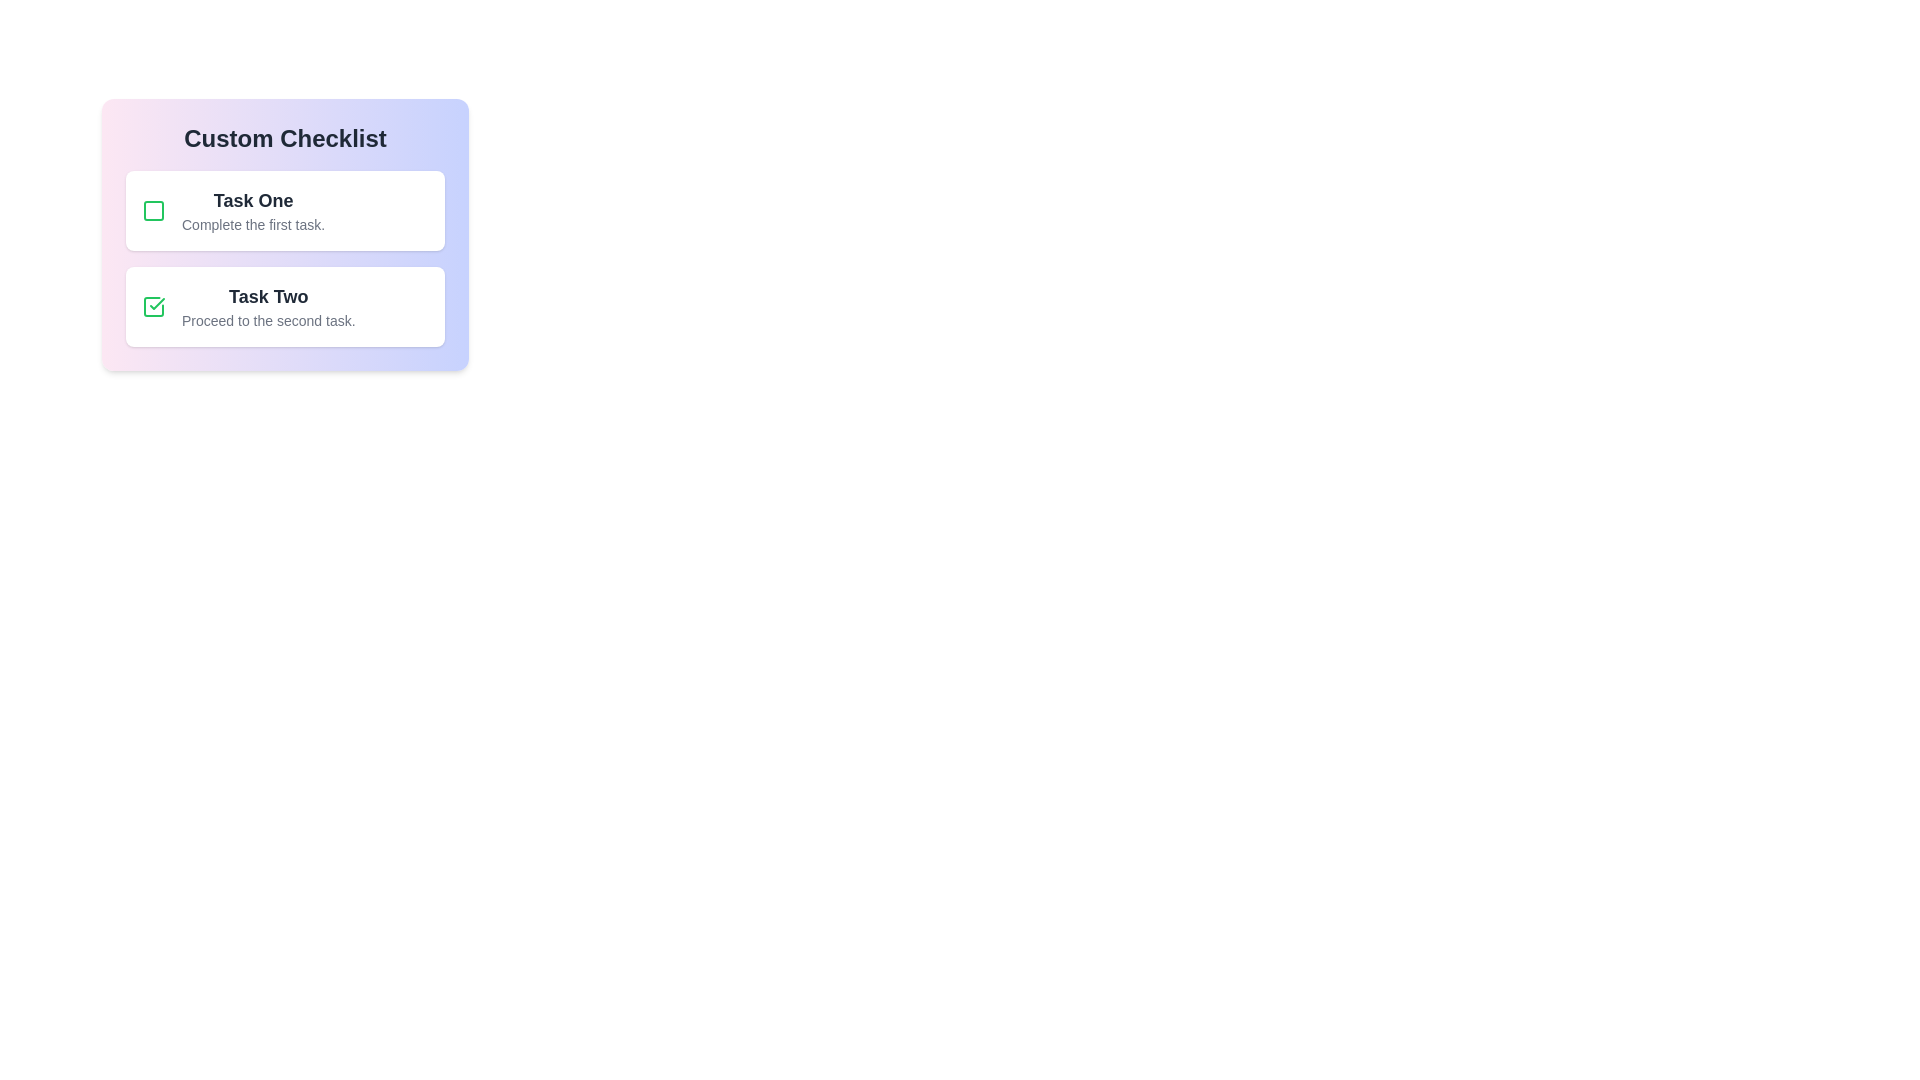 The width and height of the screenshot is (1920, 1080). I want to click on the checklist task item text label with an icon that displays task-related information and a status checkmark located in the second task block of the checklist interface, so click(247, 307).